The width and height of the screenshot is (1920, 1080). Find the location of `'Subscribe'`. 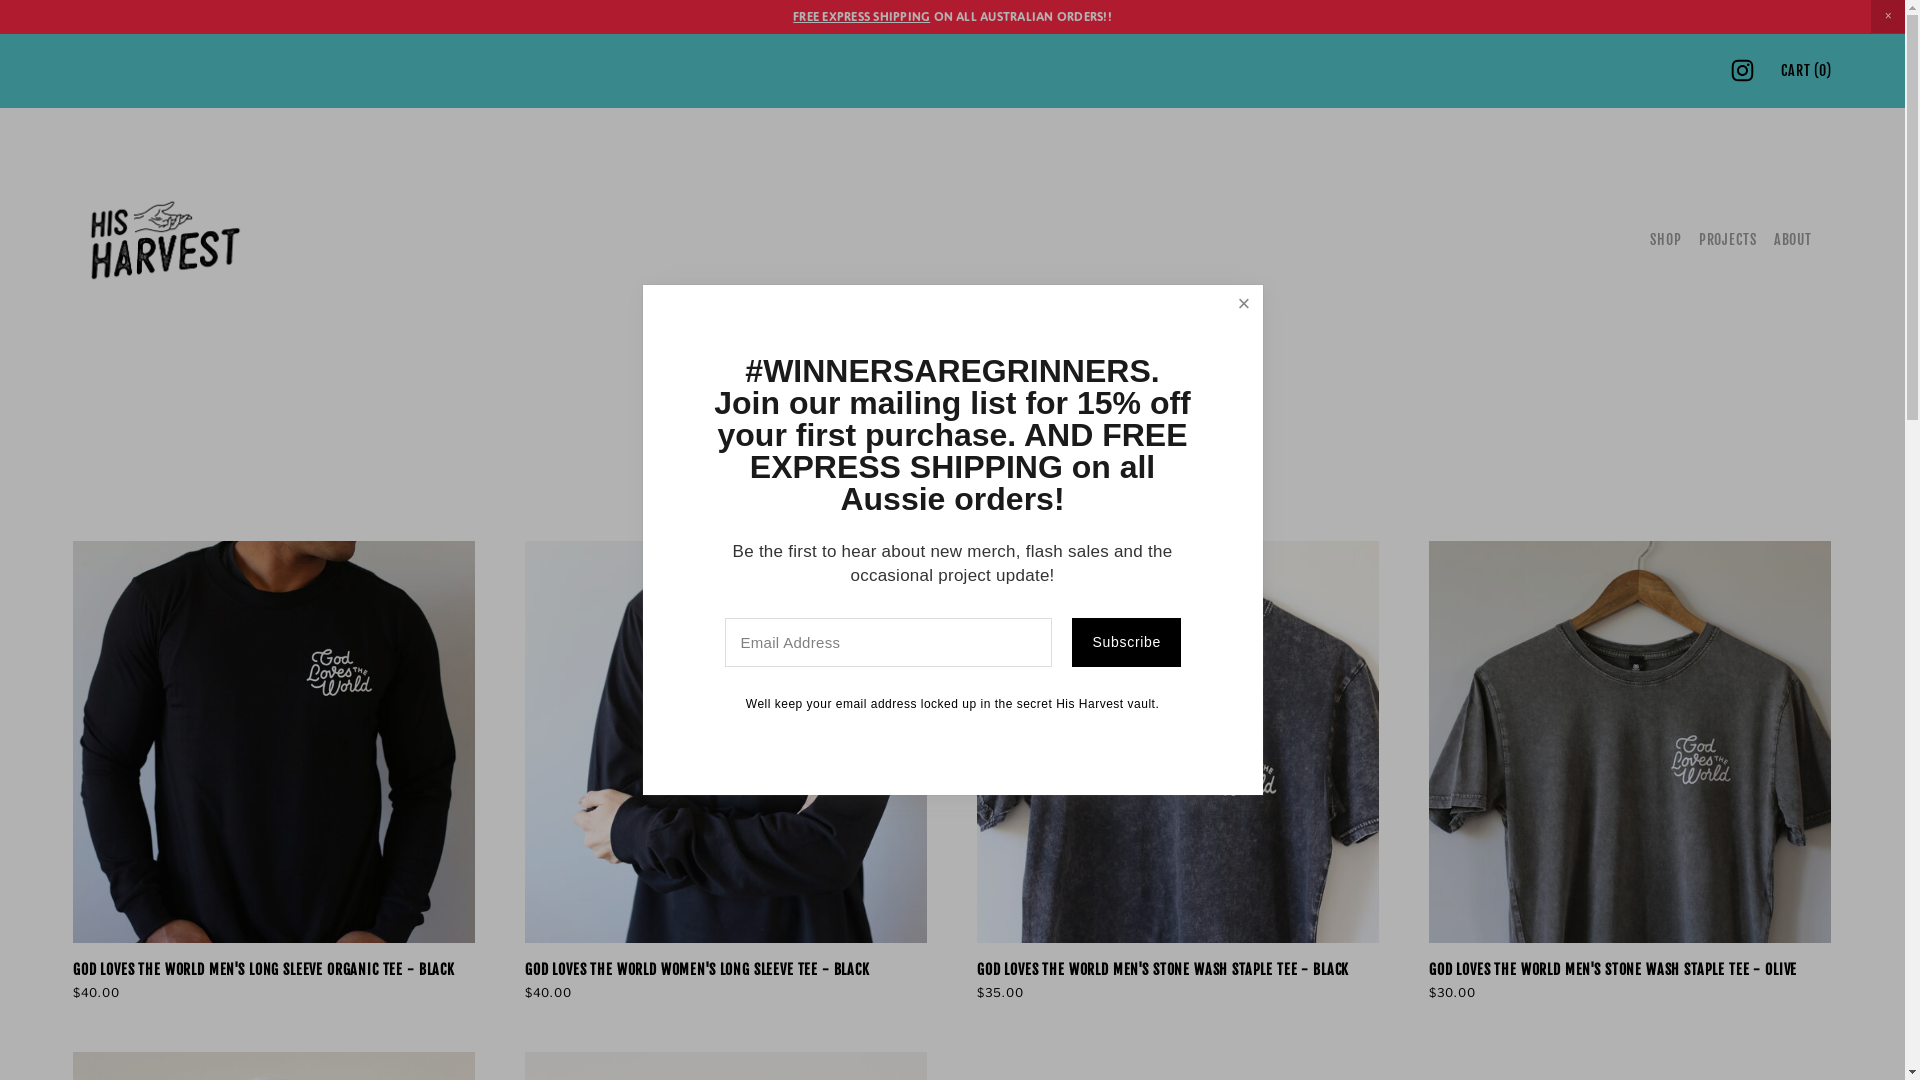

'Subscribe' is located at coordinates (1070, 643).